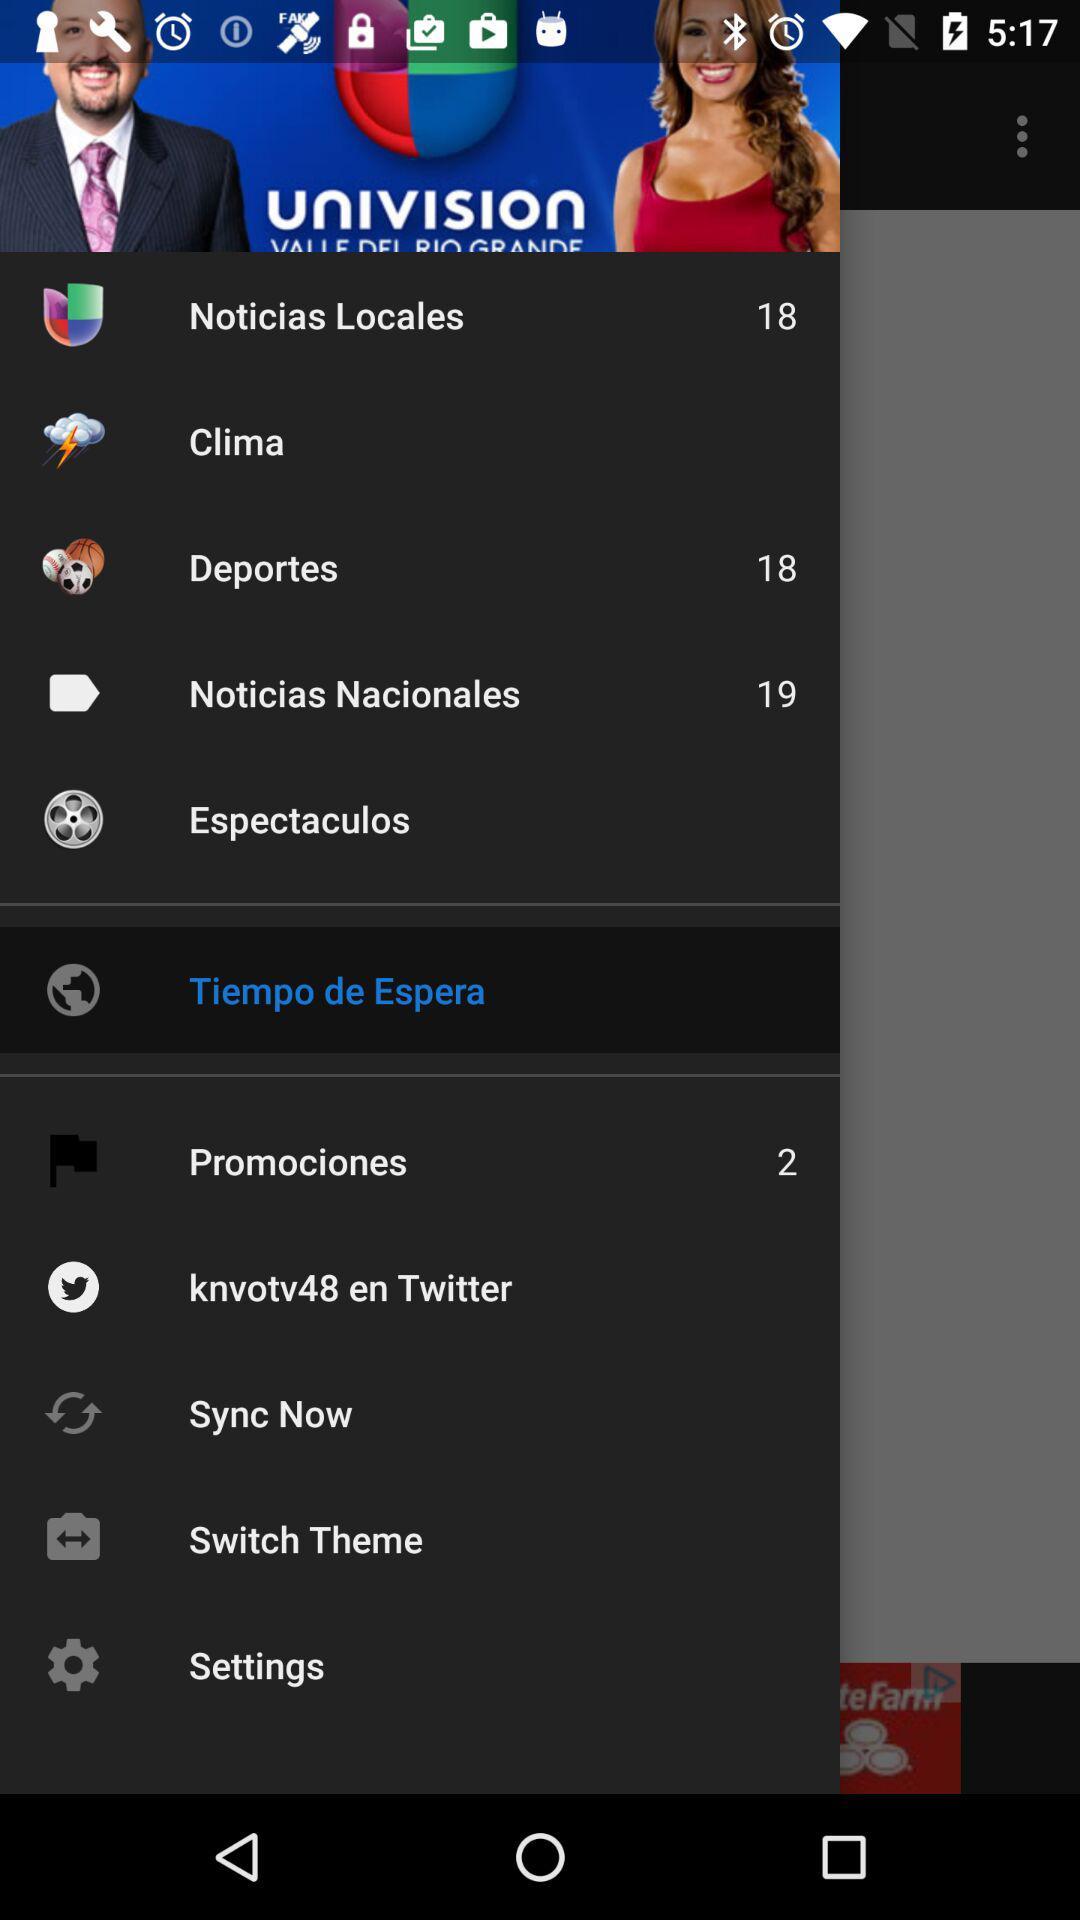 The height and width of the screenshot is (1920, 1080). What do you see at coordinates (72, 440) in the screenshot?
I see `the icon left to clima` at bounding box center [72, 440].